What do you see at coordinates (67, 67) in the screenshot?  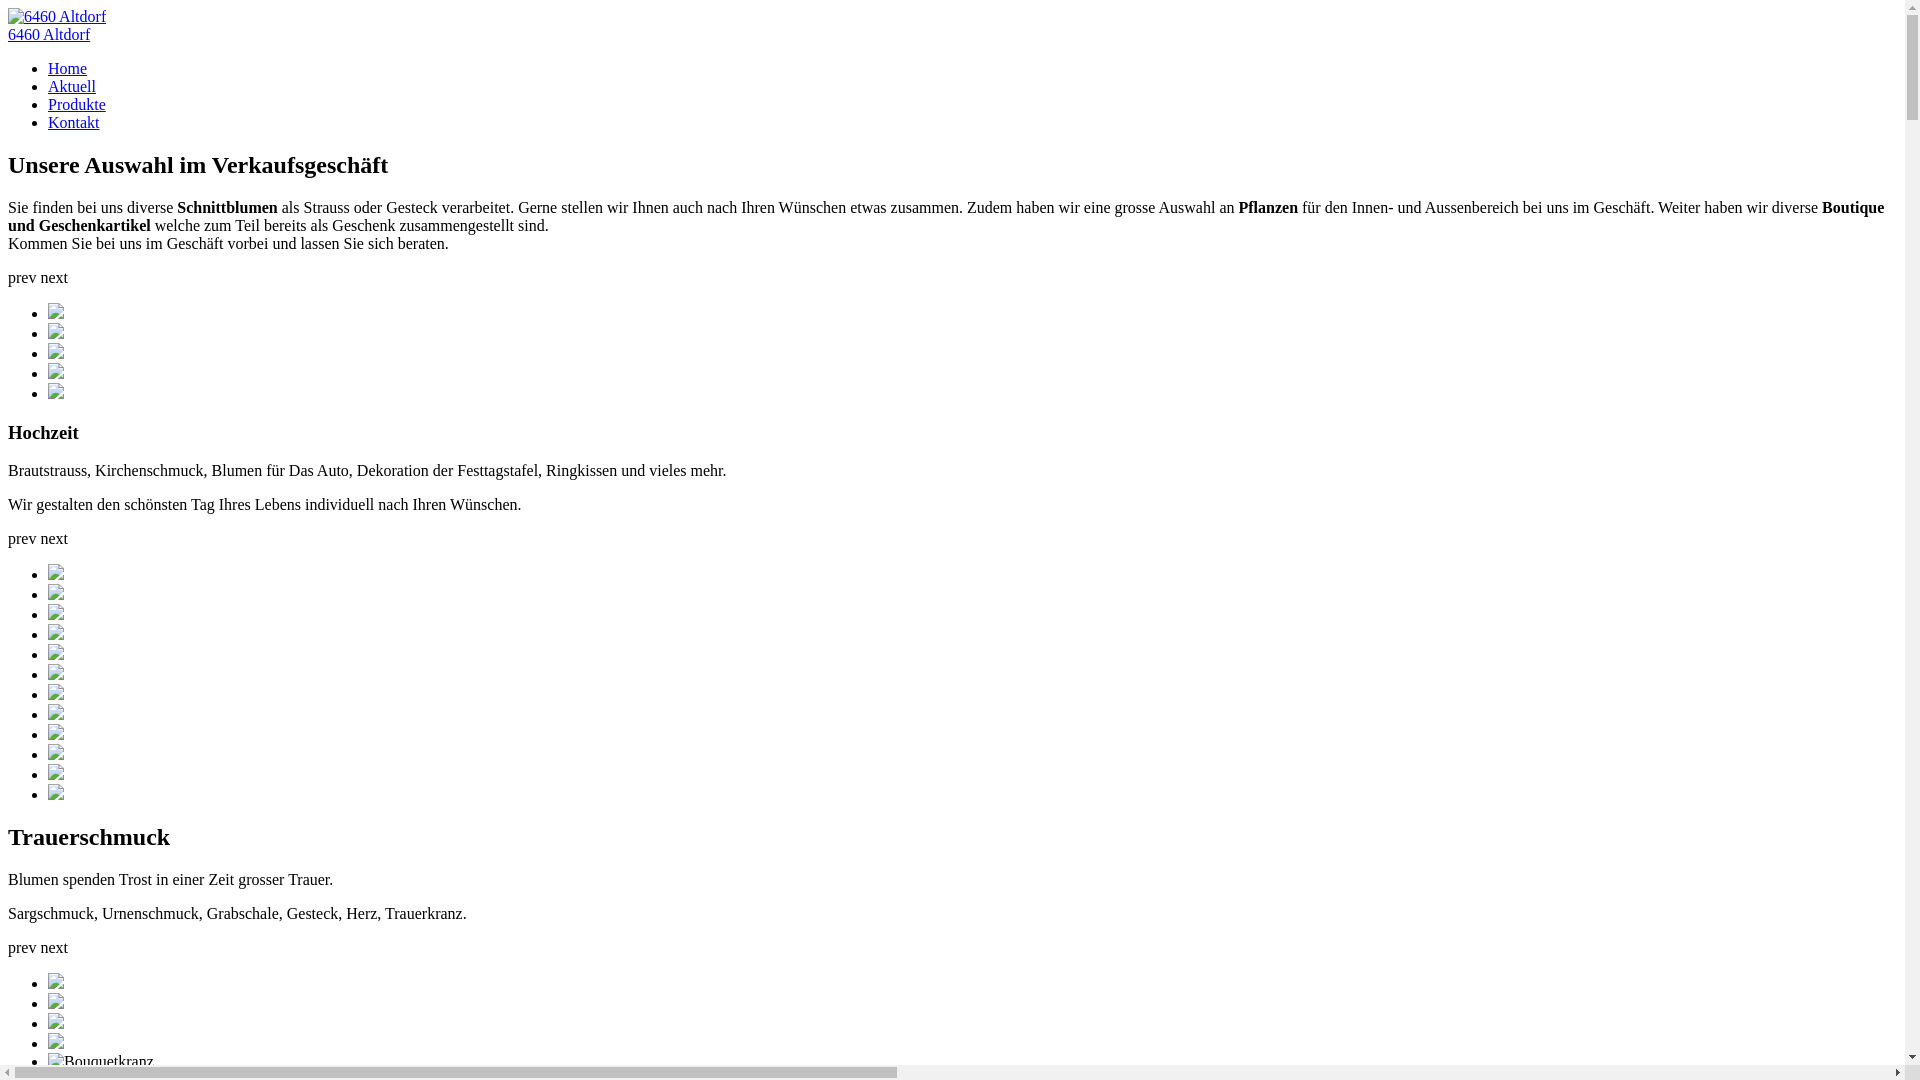 I see `'Home'` at bounding box center [67, 67].